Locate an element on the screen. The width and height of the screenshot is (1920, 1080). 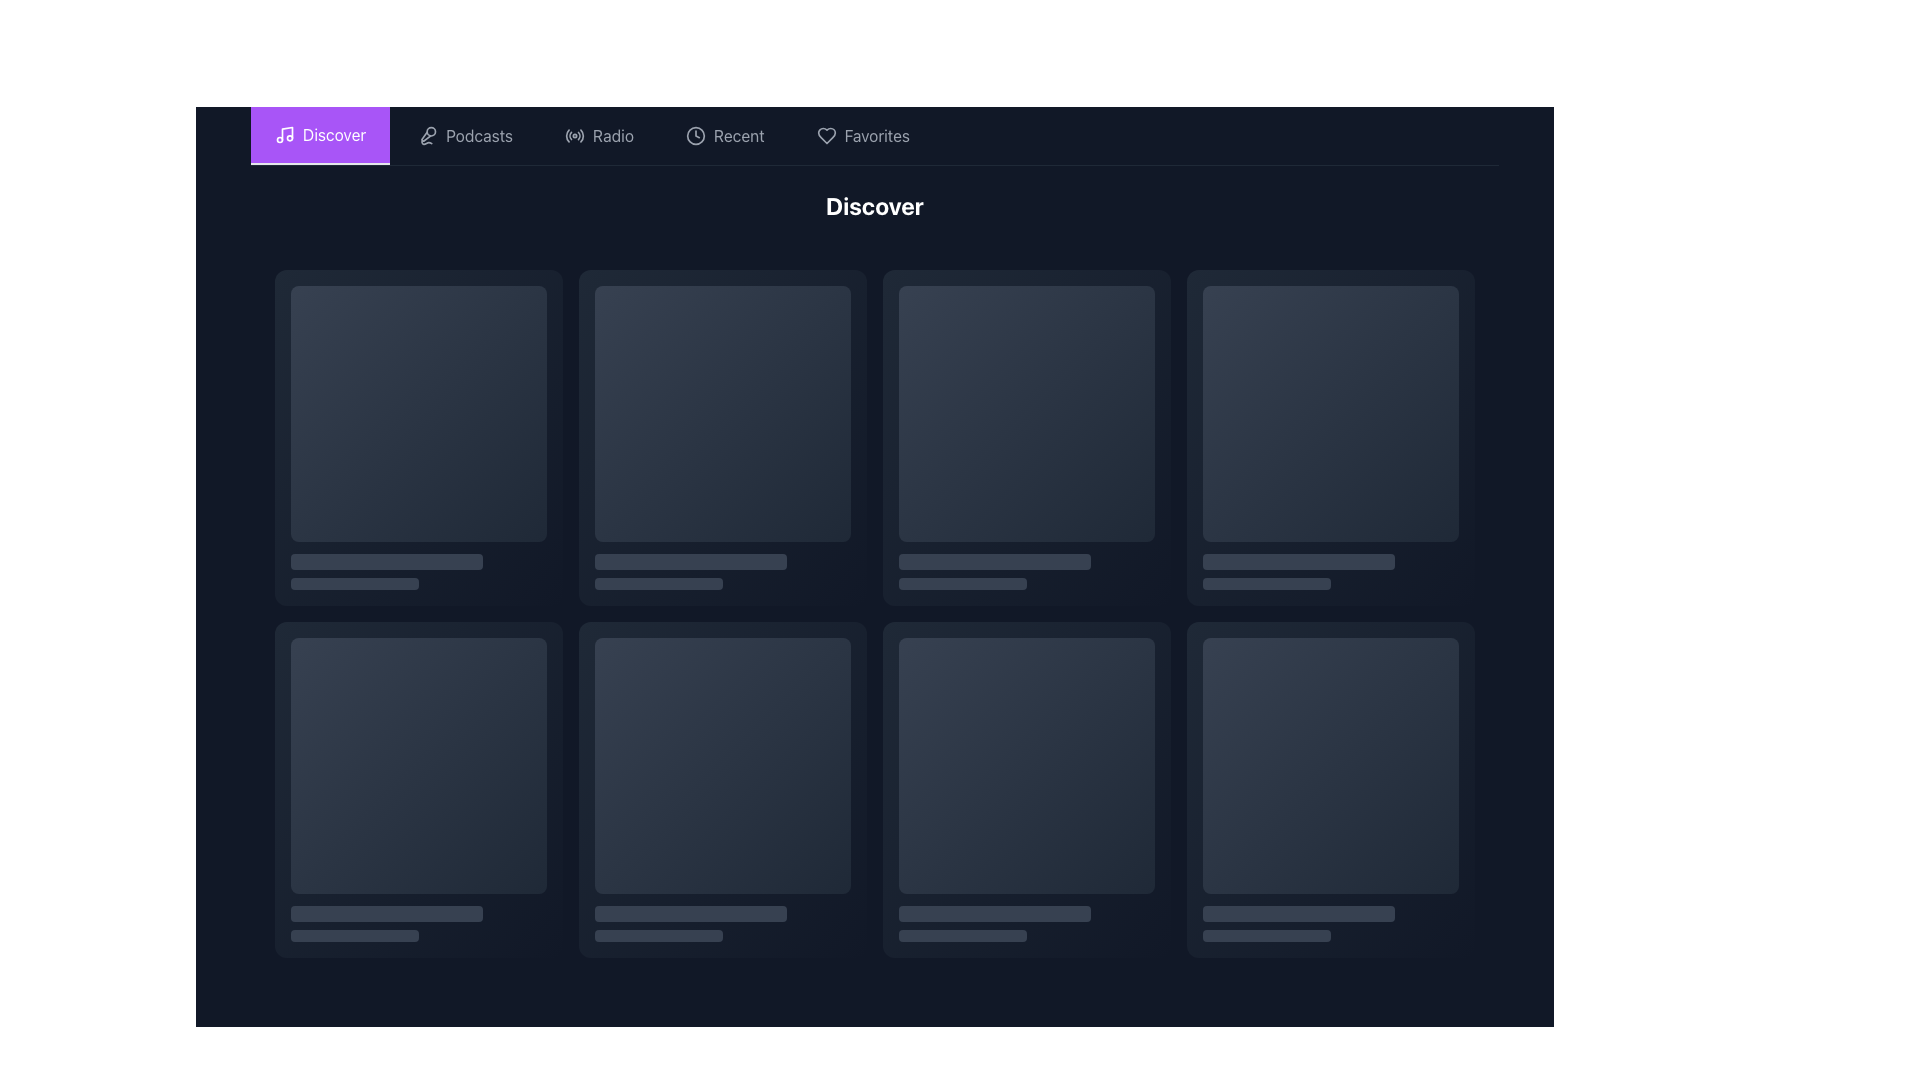
the decorative bar, which is a horizontal rectangle with rounded corners and a dark gray color, located in the bottom area of the second row of a grid layout is located at coordinates (658, 936).